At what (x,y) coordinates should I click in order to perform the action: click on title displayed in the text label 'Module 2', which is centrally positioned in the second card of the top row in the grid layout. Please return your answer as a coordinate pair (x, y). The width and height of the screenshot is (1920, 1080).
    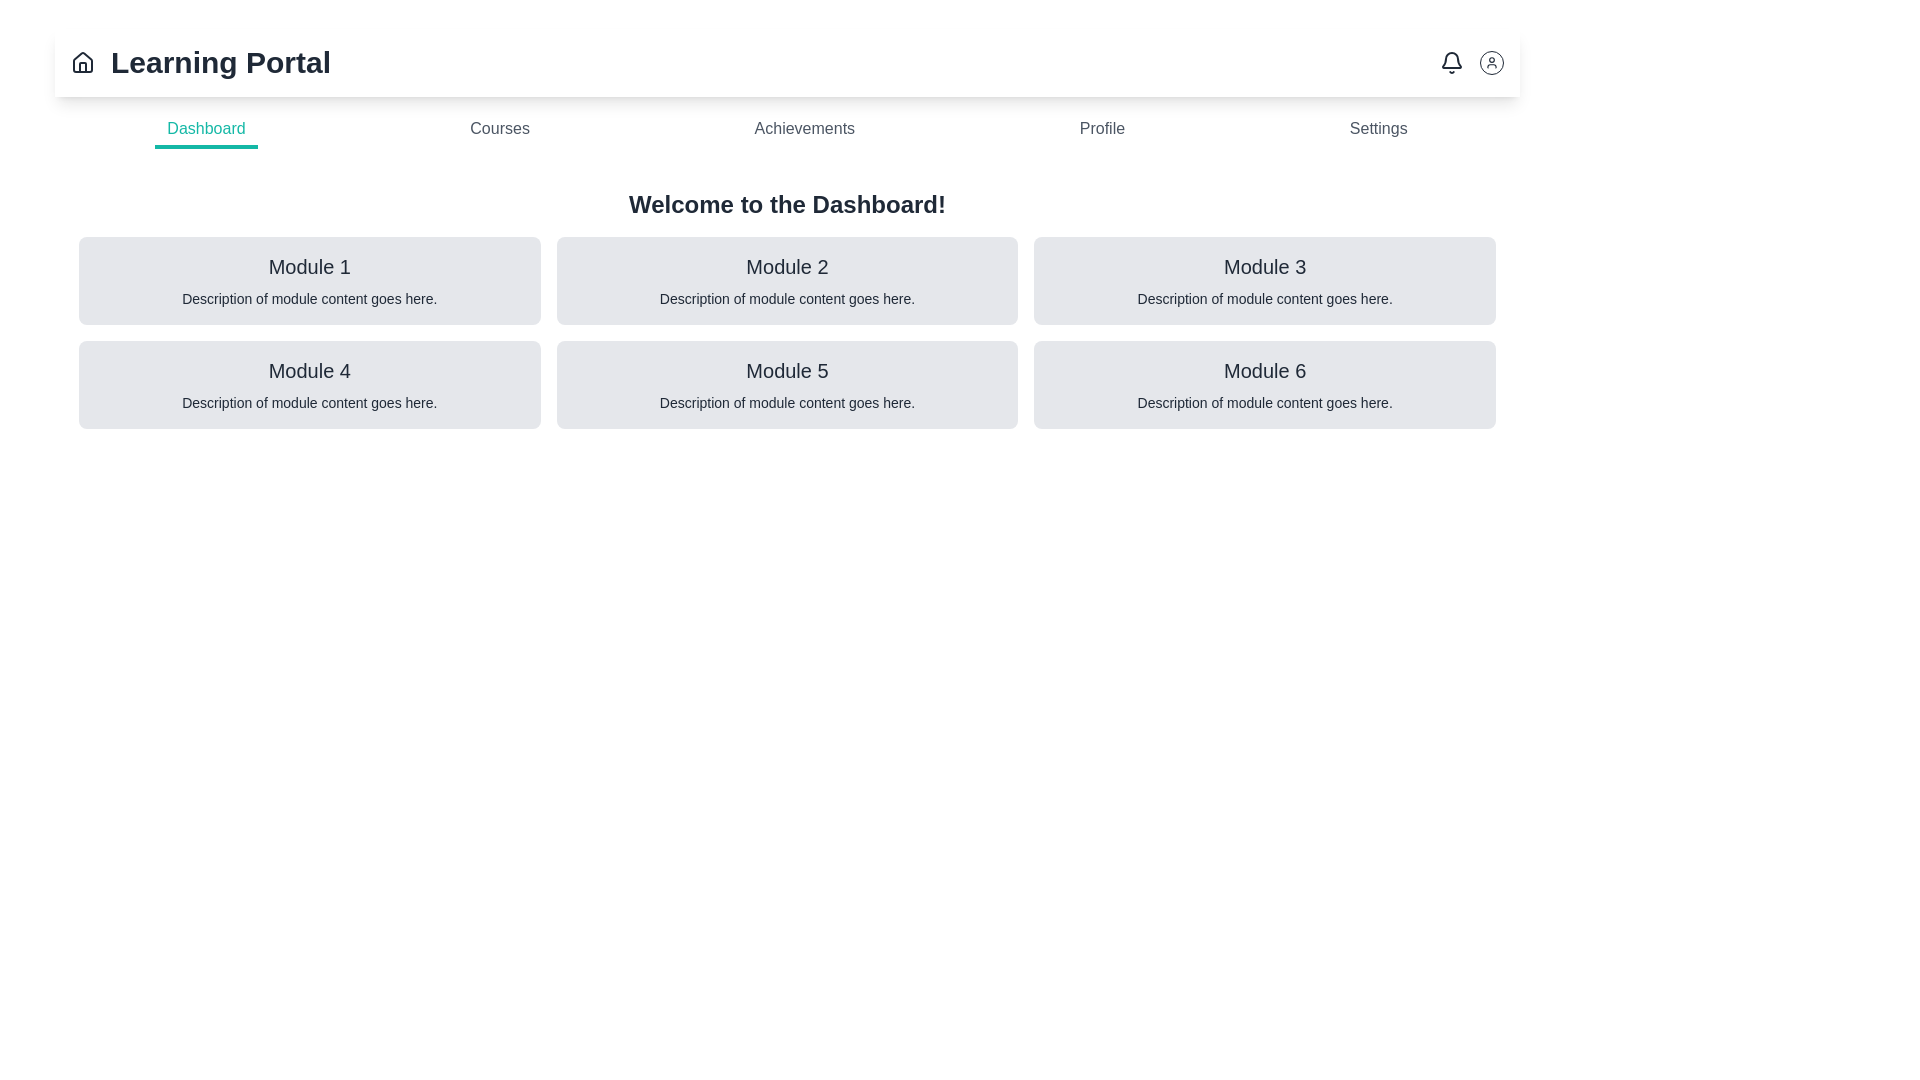
    Looking at the image, I should click on (786, 265).